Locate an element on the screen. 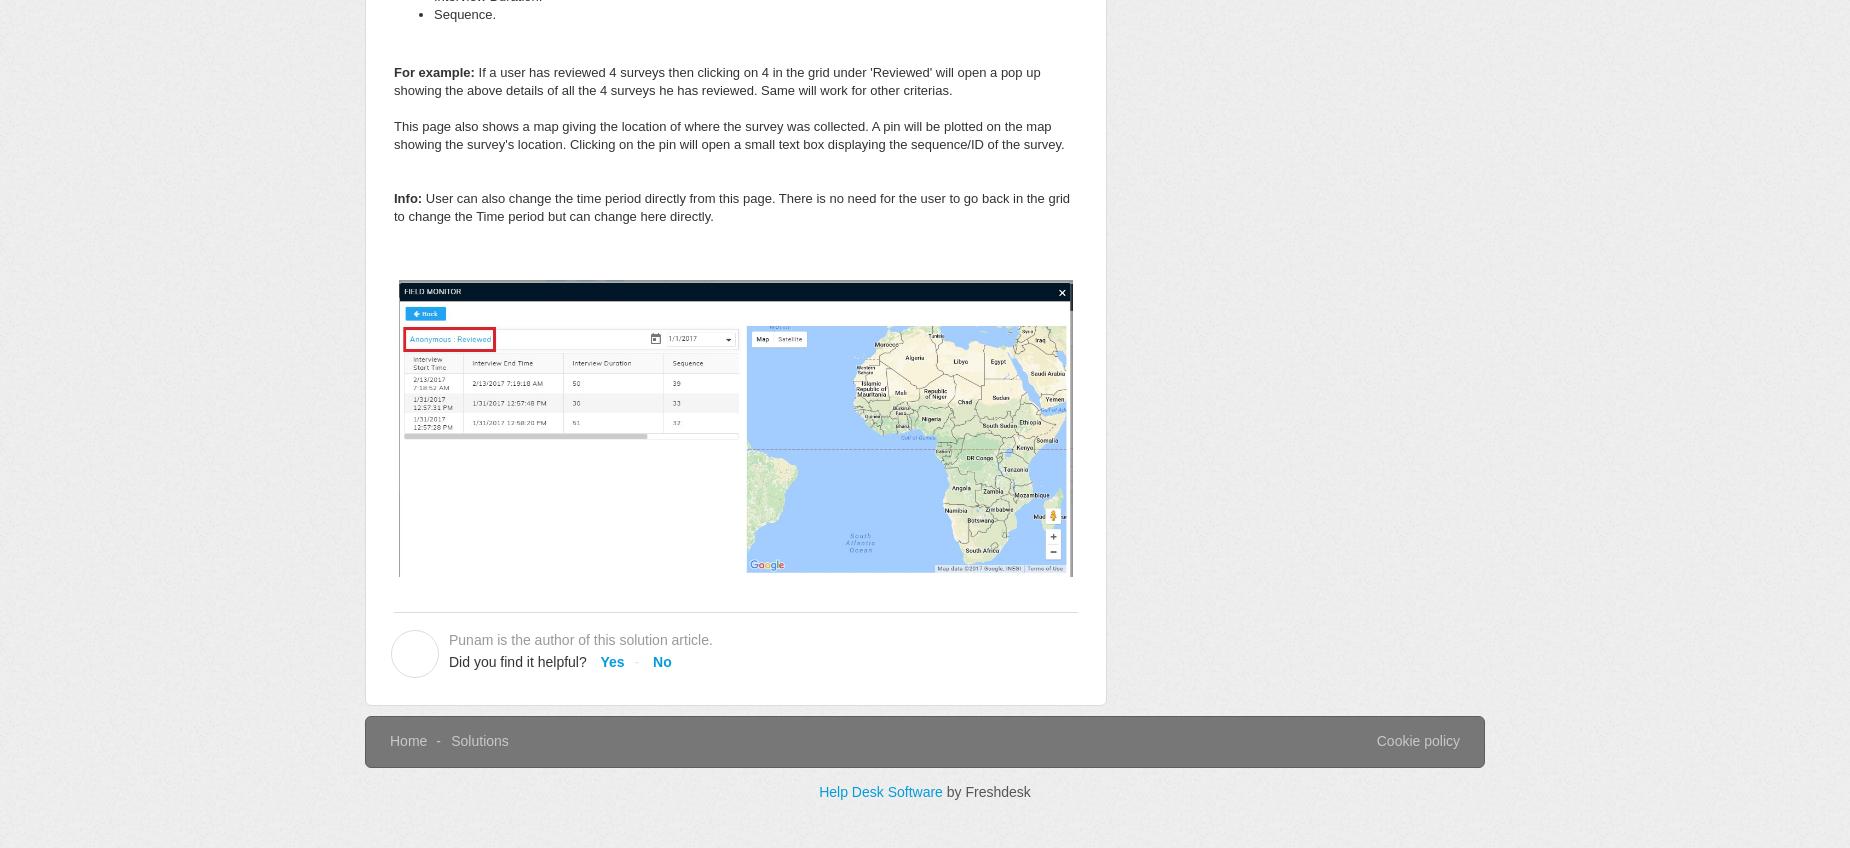 The height and width of the screenshot is (848, 1850). 'Did you find it helpful?' is located at coordinates (517, 661).